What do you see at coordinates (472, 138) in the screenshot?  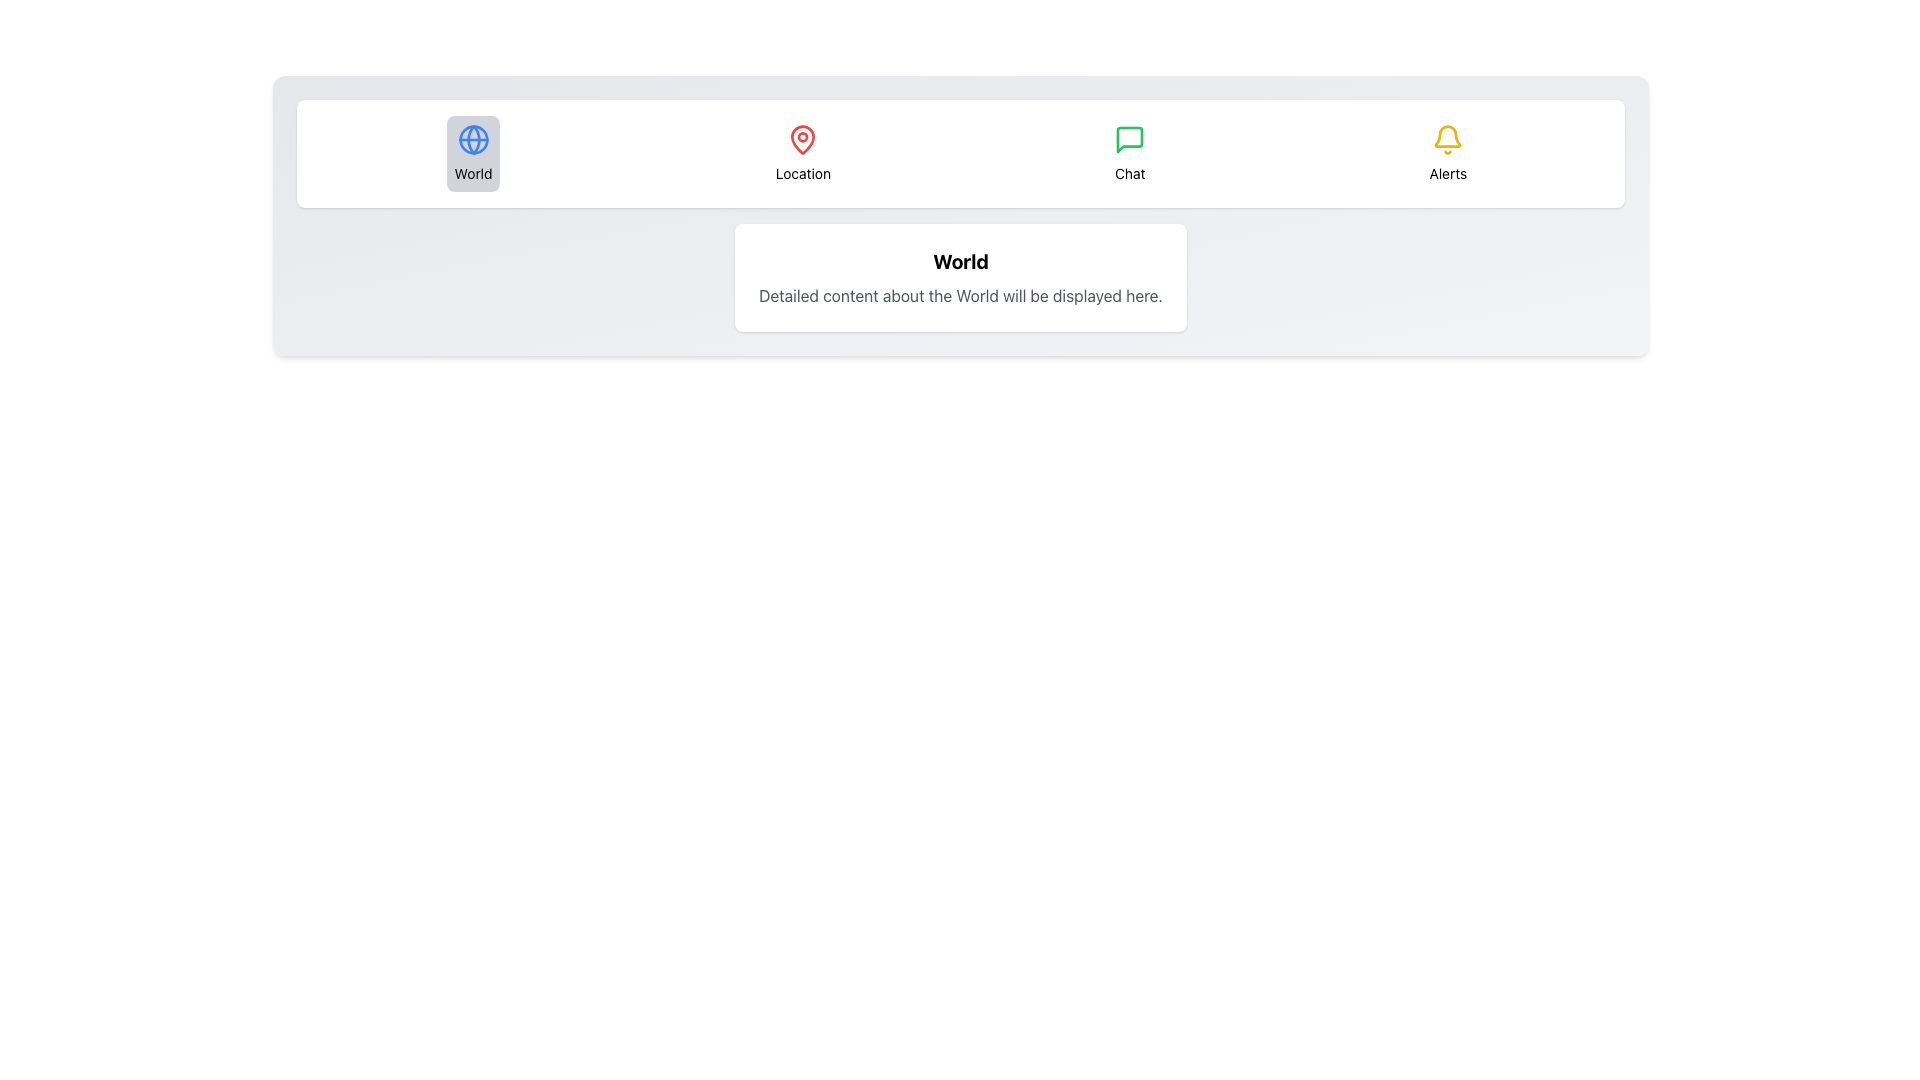 I see `the blue globe icon with a grid pattern in the top navigation bar` at bounding box center [472, 138].